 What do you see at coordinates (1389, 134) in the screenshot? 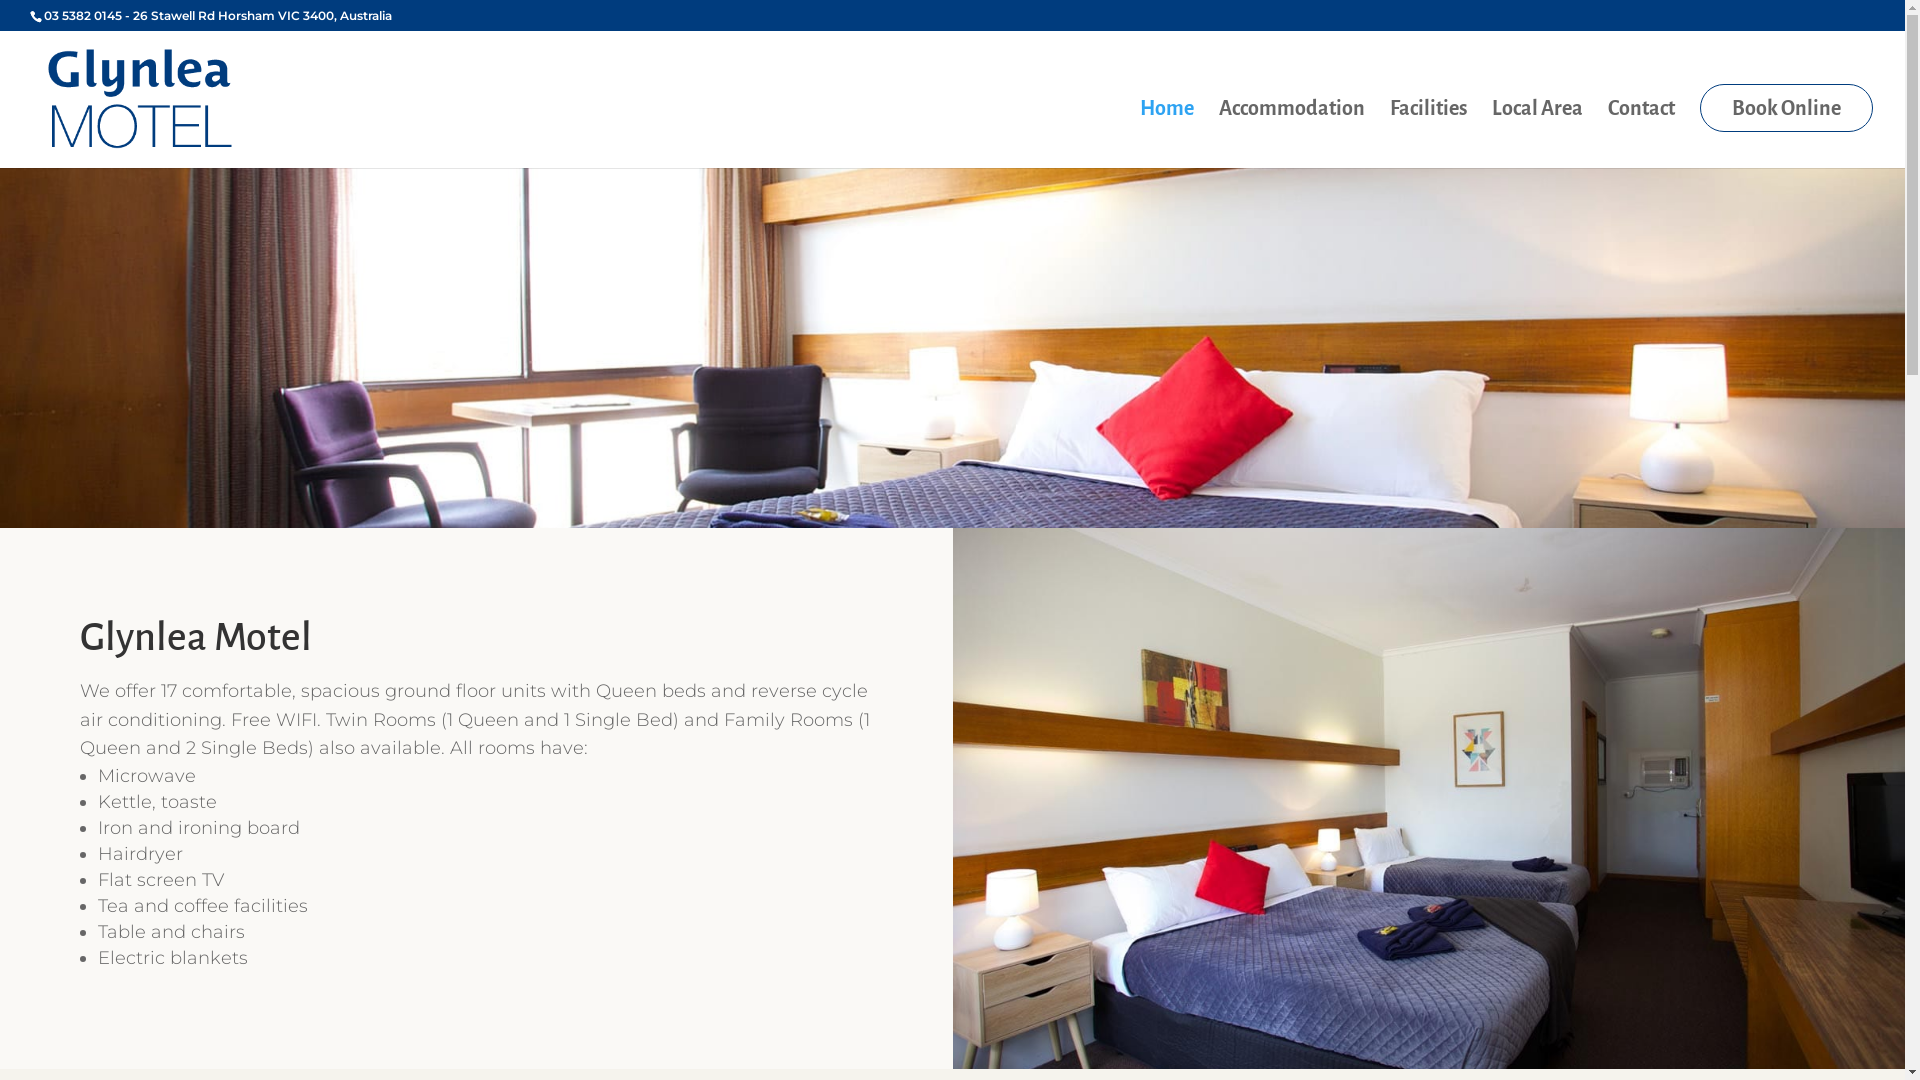
I see `'Facilities'` at bounding box center [1389, 134].